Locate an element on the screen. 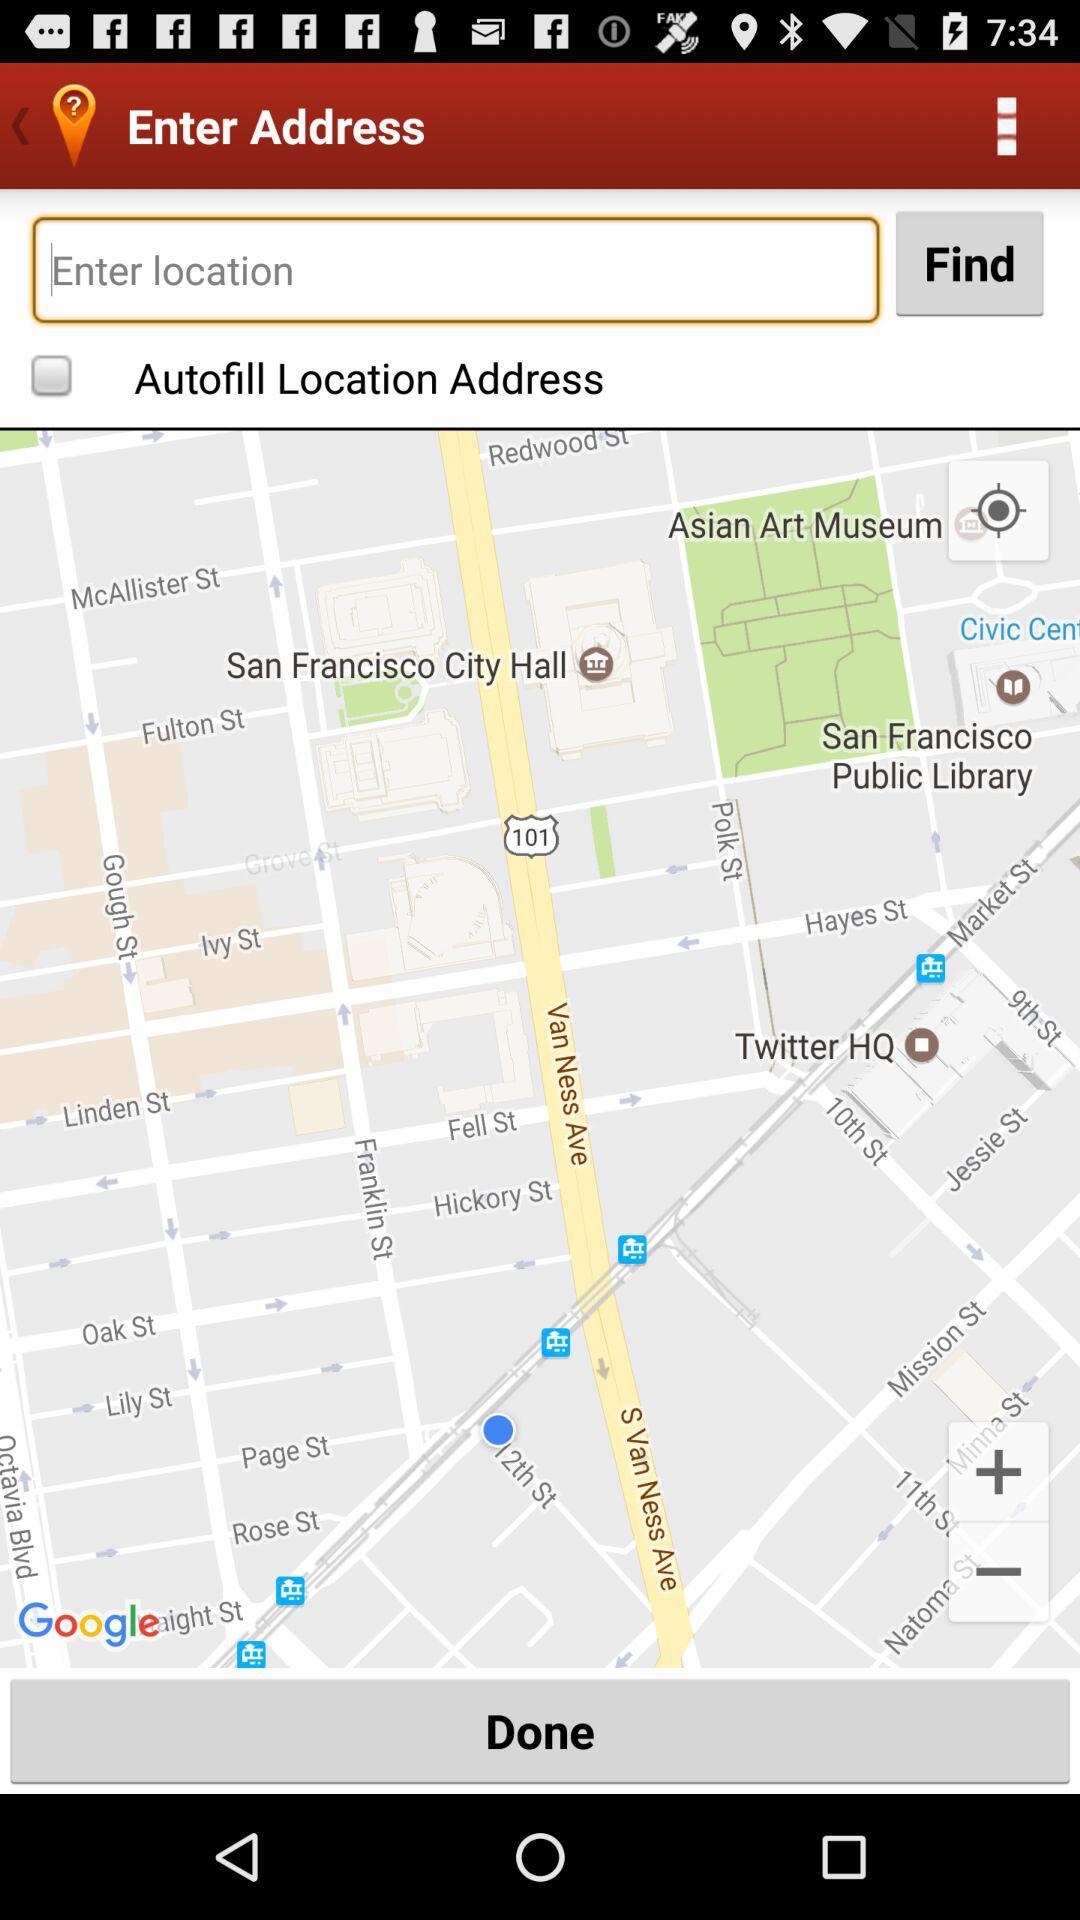 This screenshot has width=1080, height=1920. the done is located at coordinates (540, 1730).